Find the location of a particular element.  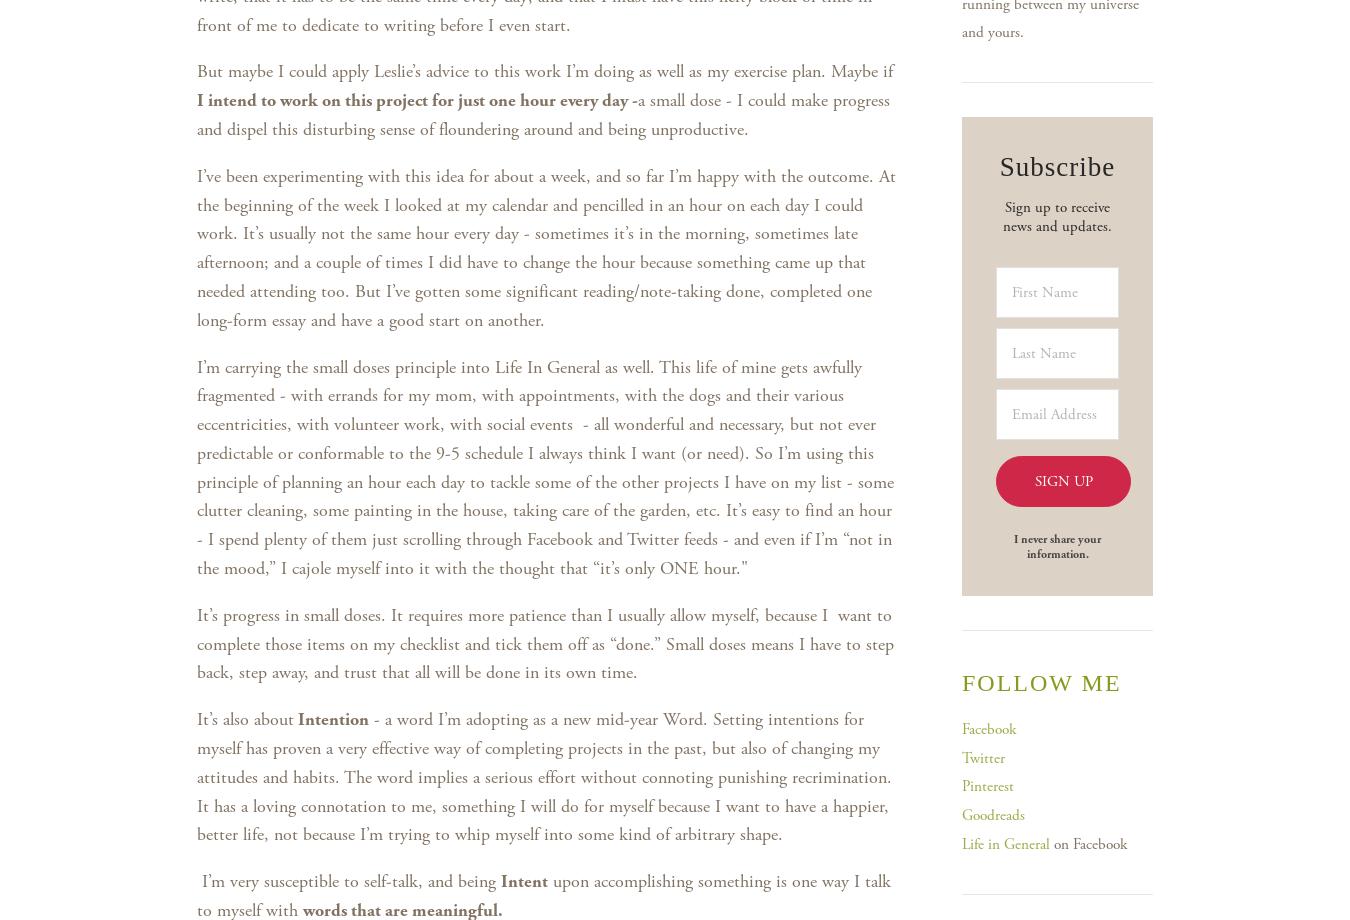

'Follow me' is located at coordinates (1041, 680).